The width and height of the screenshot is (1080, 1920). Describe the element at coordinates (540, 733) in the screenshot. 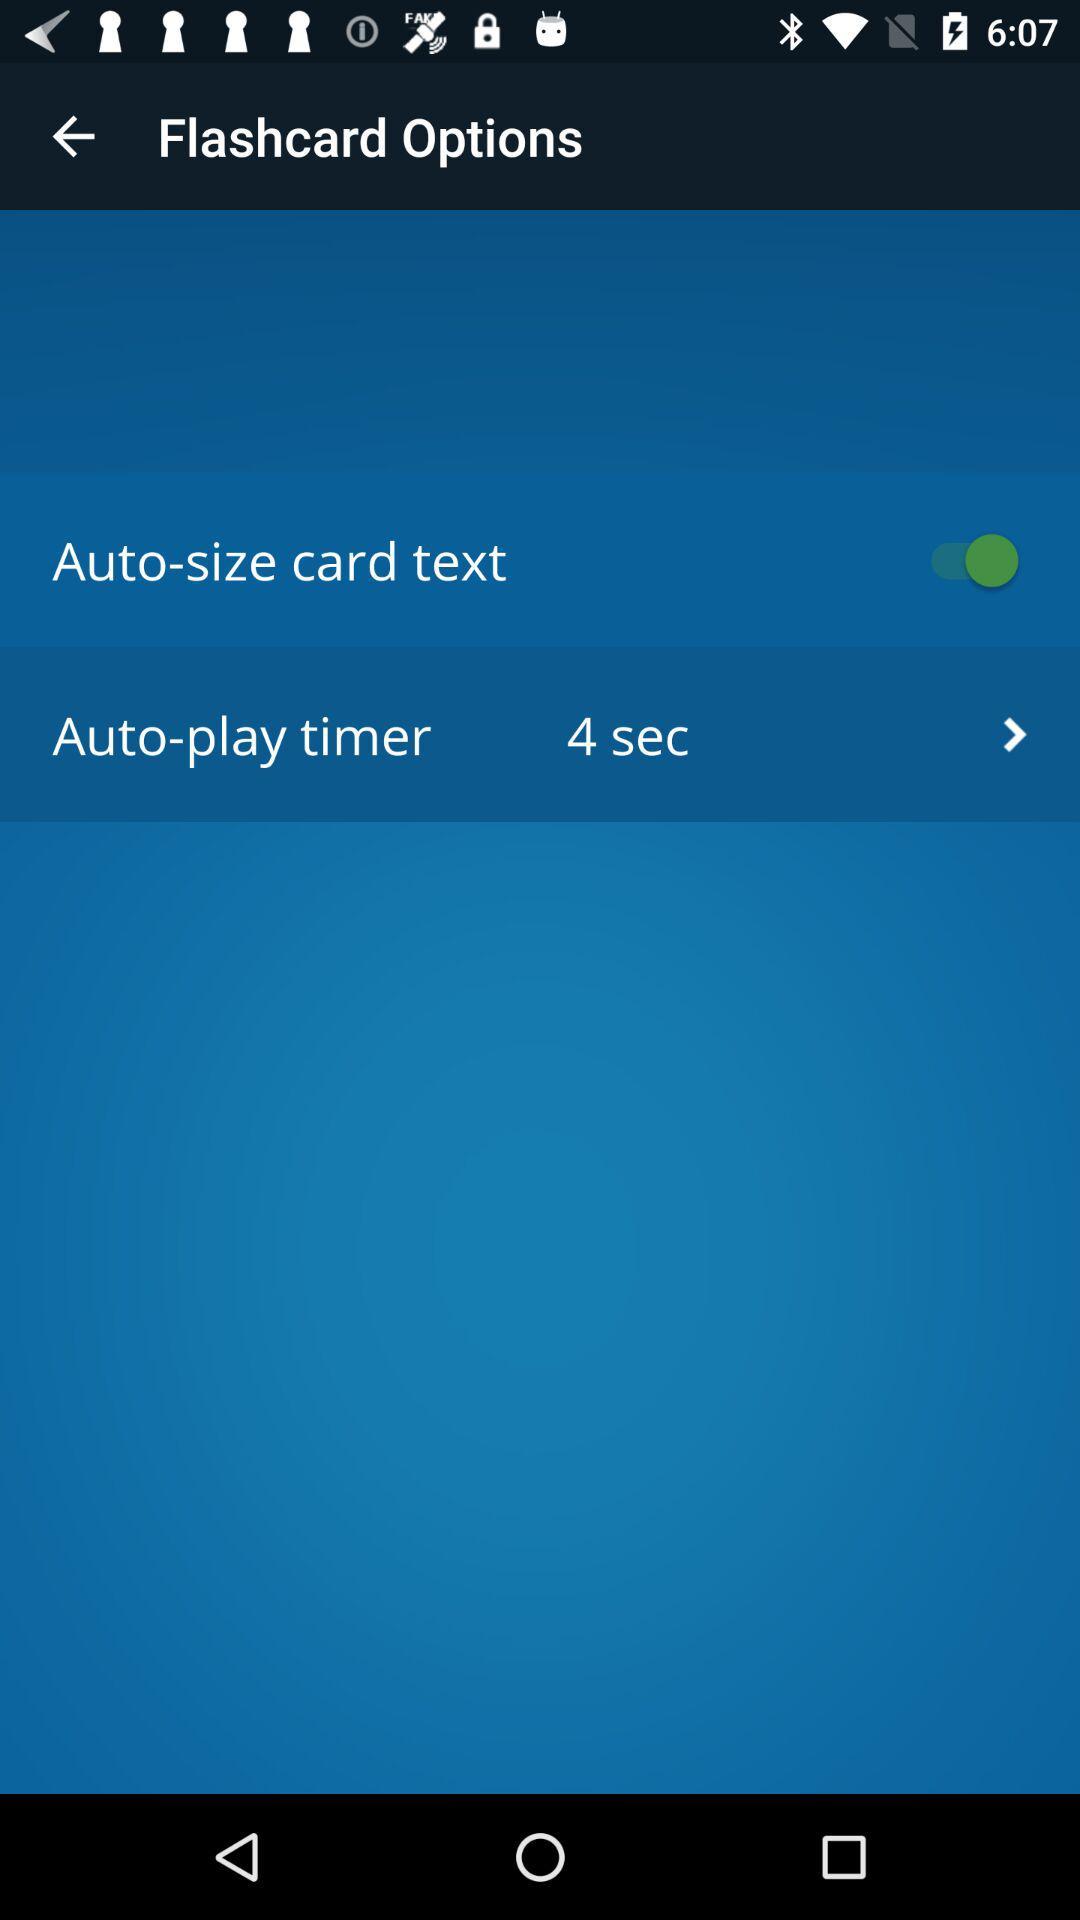

I see `icon at the center` at that location.